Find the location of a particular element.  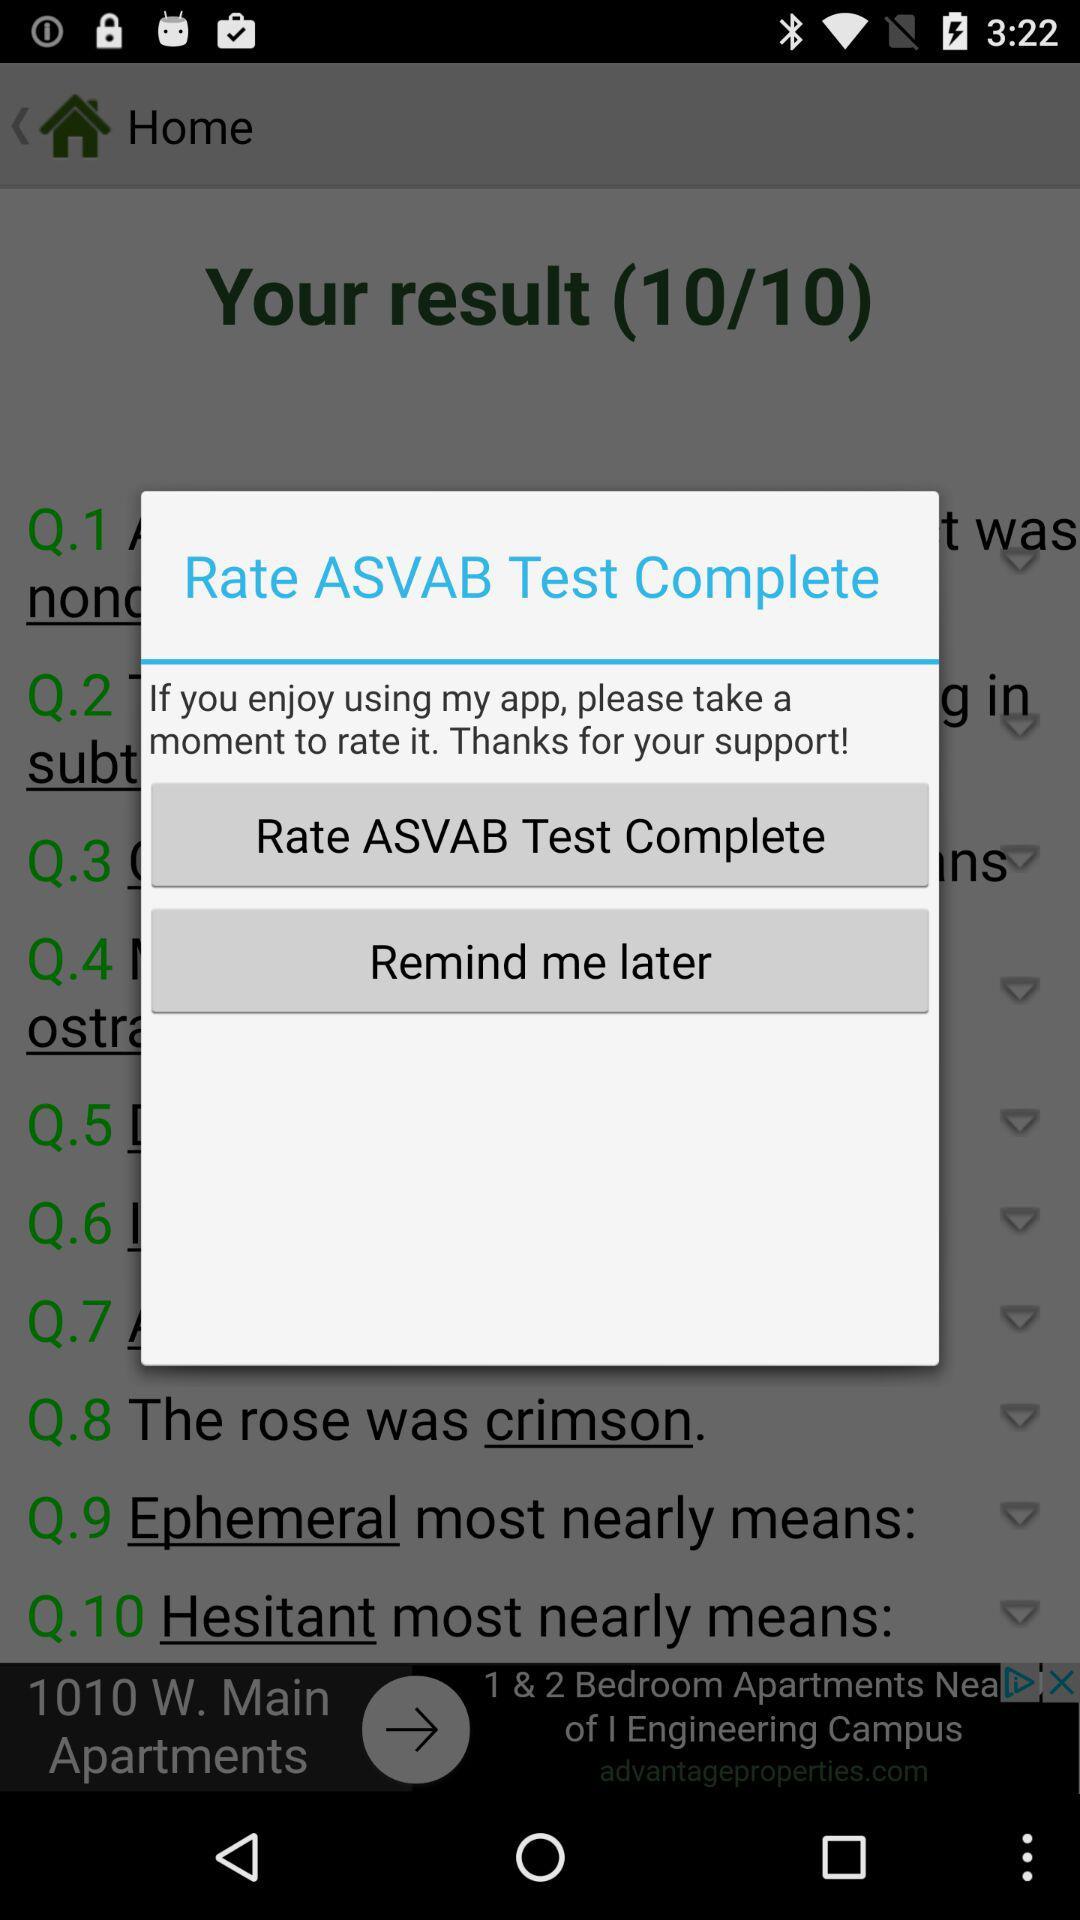

the remind me later icon is located at coordinates (540, 960).